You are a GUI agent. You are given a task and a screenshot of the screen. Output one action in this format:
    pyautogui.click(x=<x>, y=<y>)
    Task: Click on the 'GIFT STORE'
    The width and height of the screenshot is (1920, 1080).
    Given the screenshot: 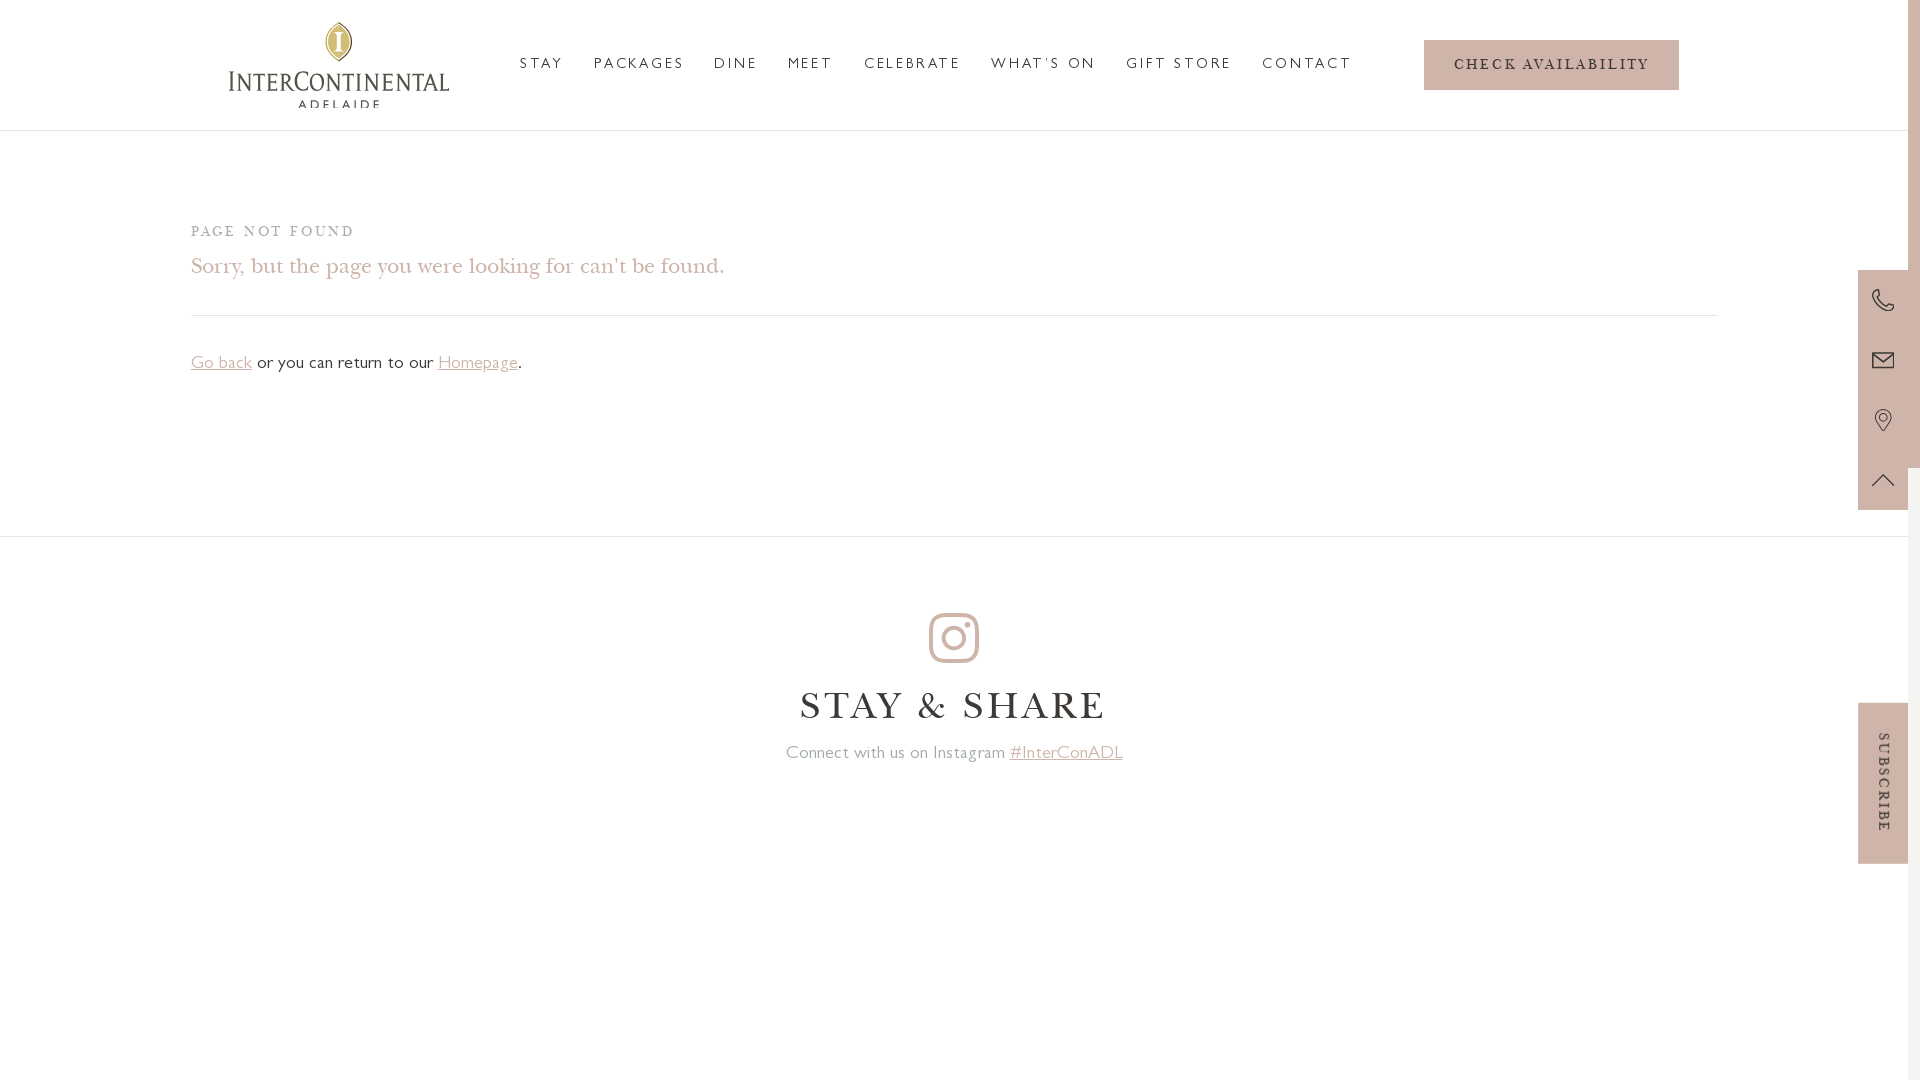 What is the action you would take?
    pyautogui.click(x=1179, y=64)
    